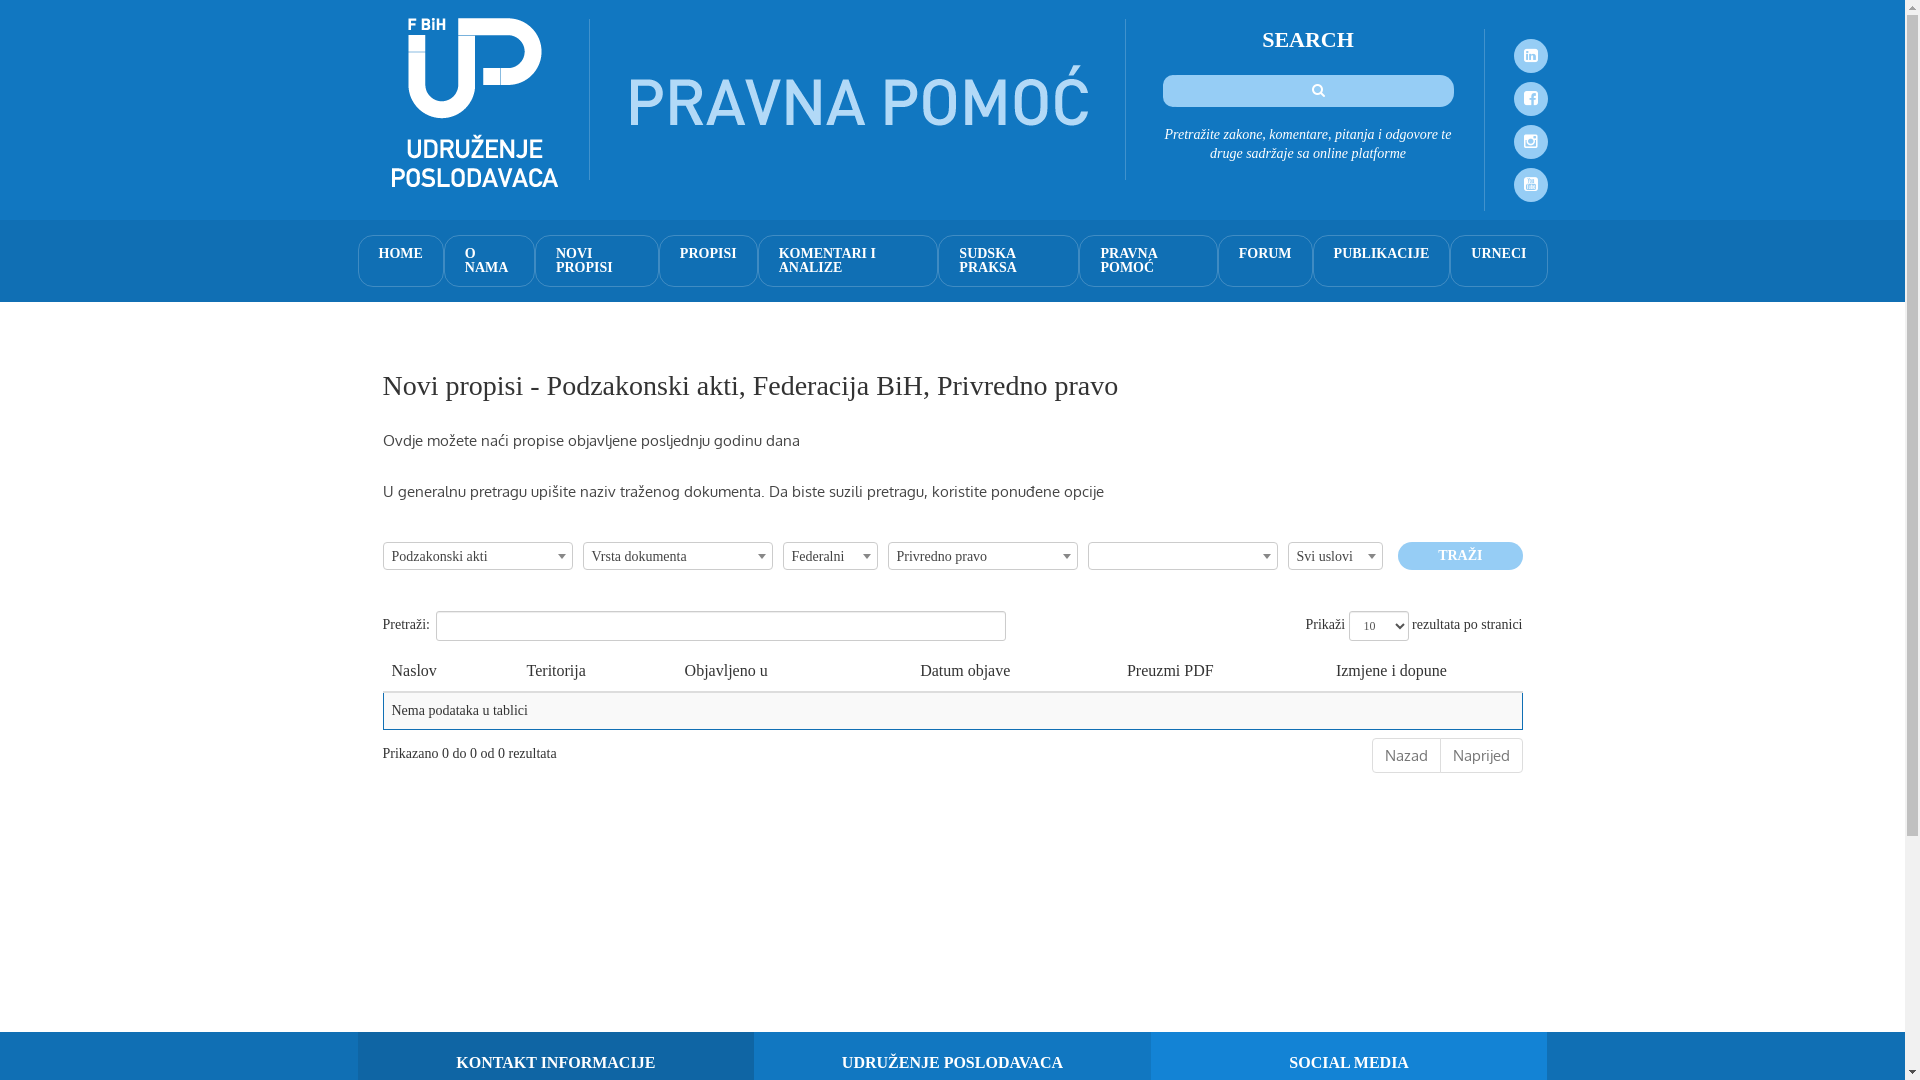 This screenshot has height=1080, width=1920. I want to click on 'O NAMA', so click(489, 260).